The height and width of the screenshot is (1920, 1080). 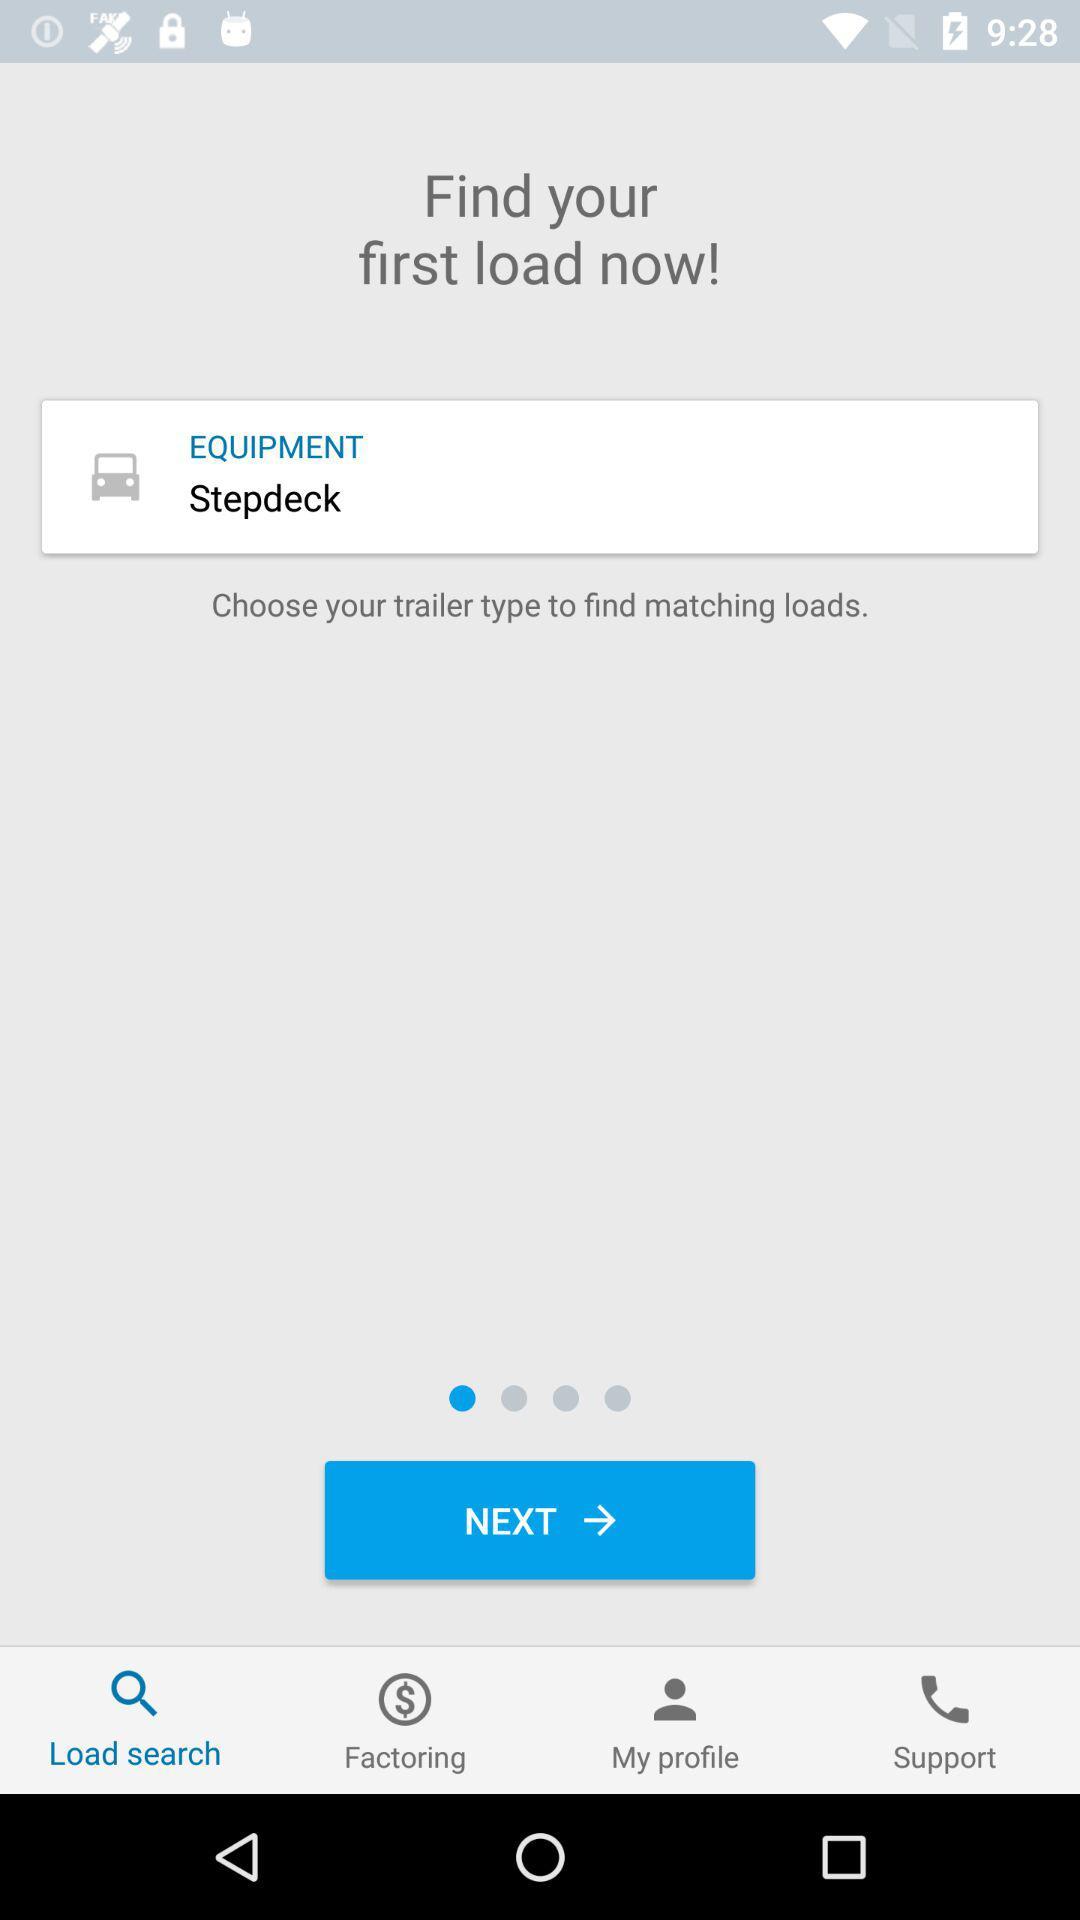 What do you see at coordinates (540, 475) in the screenshot?
I see `equipment button` at bounding box center [540, 475].